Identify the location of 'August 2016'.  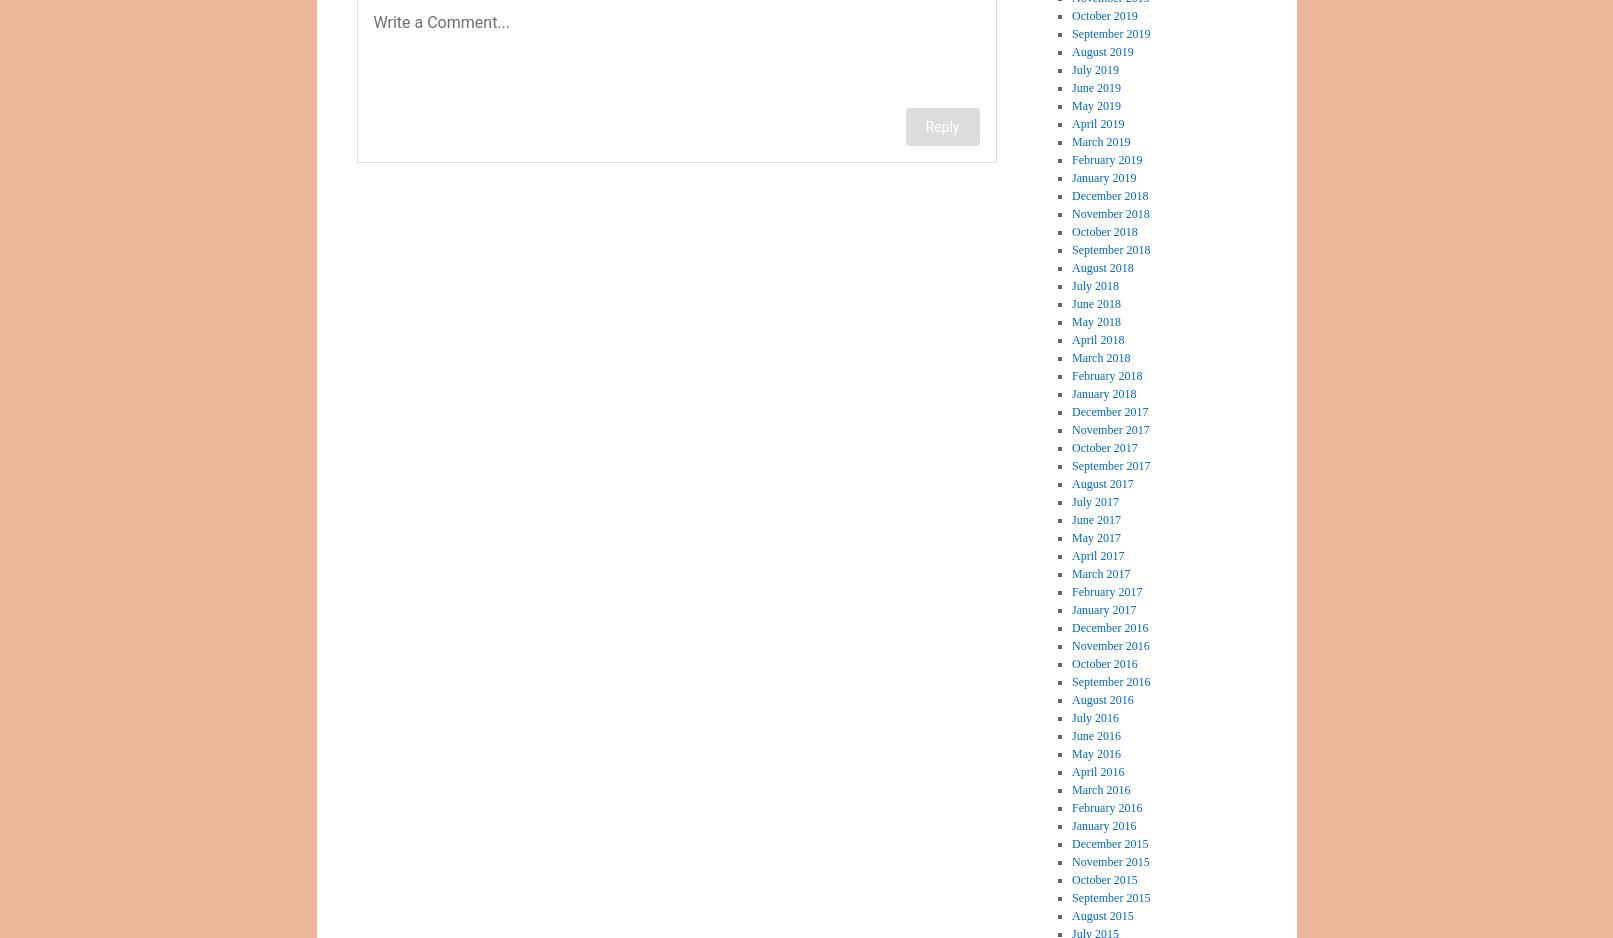
(1101, 700).